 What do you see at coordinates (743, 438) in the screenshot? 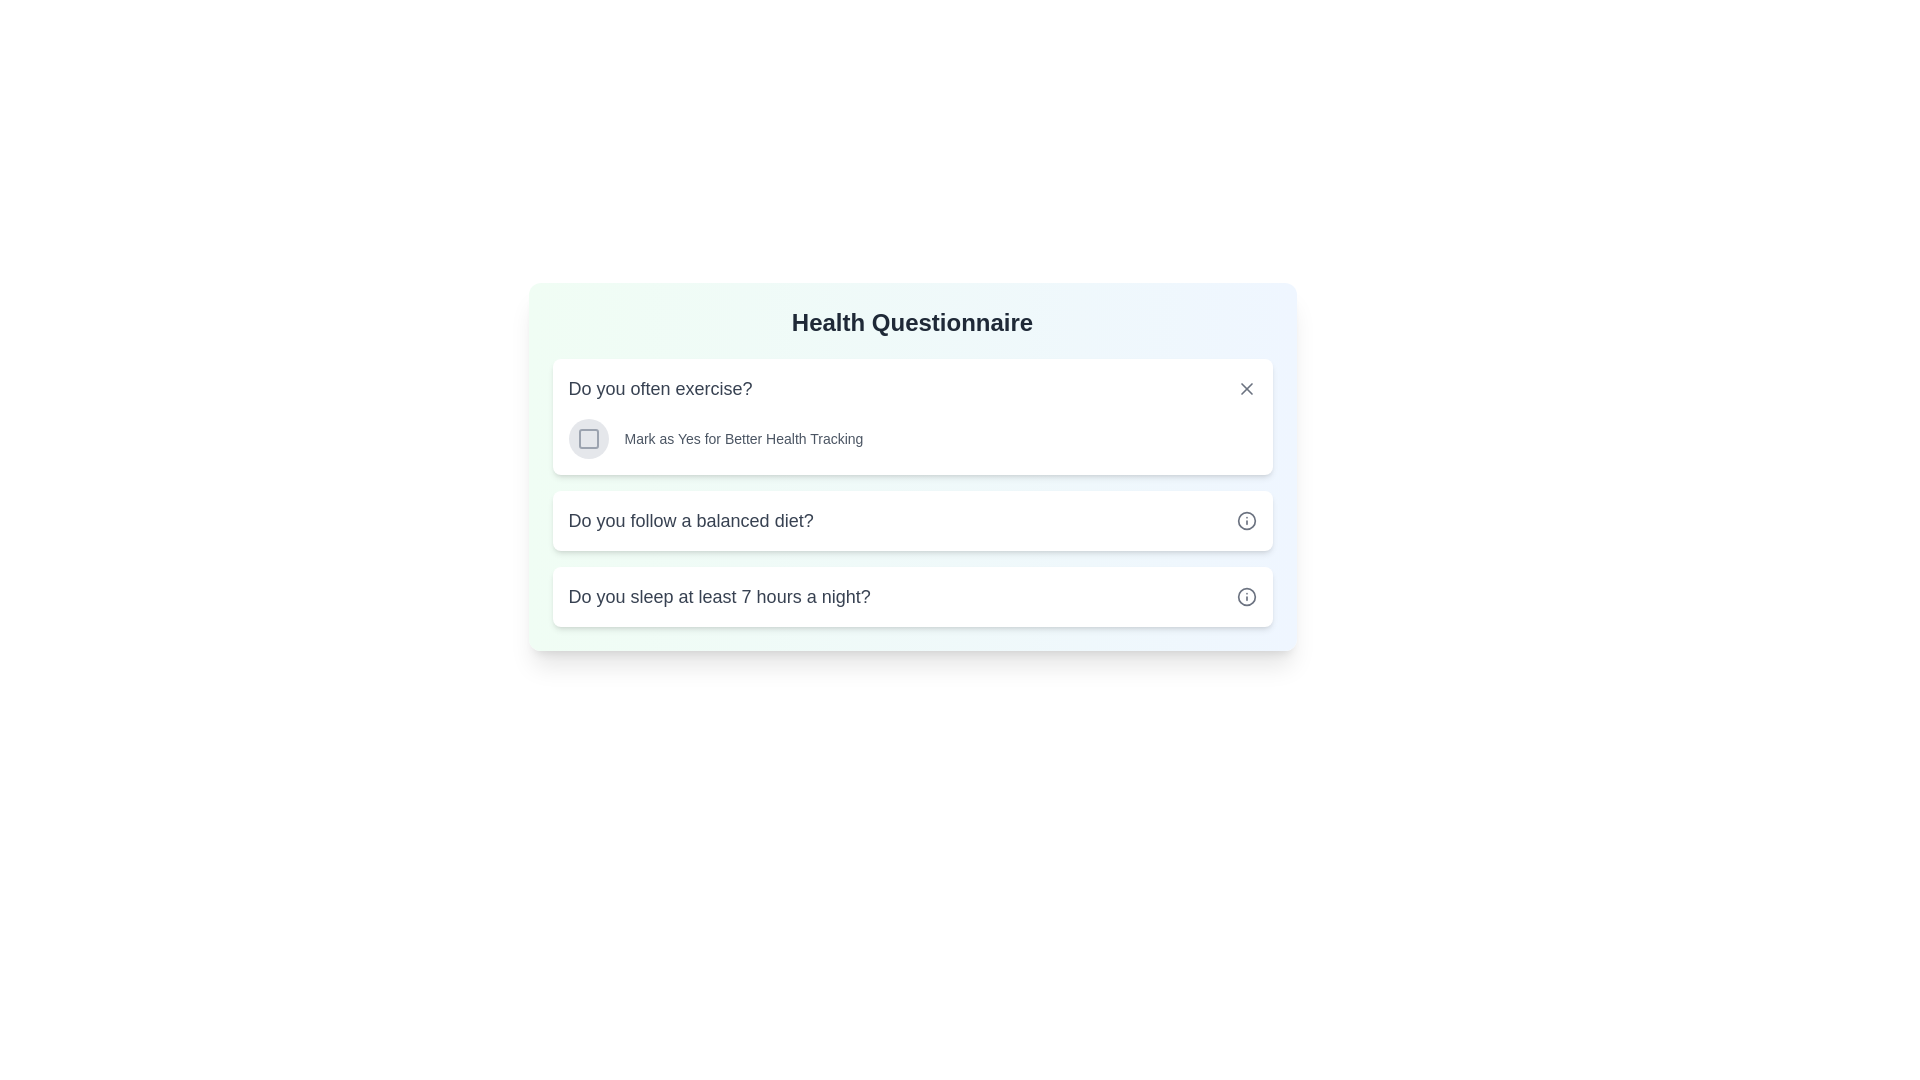
I see `the explanatory text label located within the first list item of the 'Health Questionnaire' section, which is positioned to the right of the checkbox icon beneath the prompt 'Do you often exercise?'` at bounding box center [743, 438].